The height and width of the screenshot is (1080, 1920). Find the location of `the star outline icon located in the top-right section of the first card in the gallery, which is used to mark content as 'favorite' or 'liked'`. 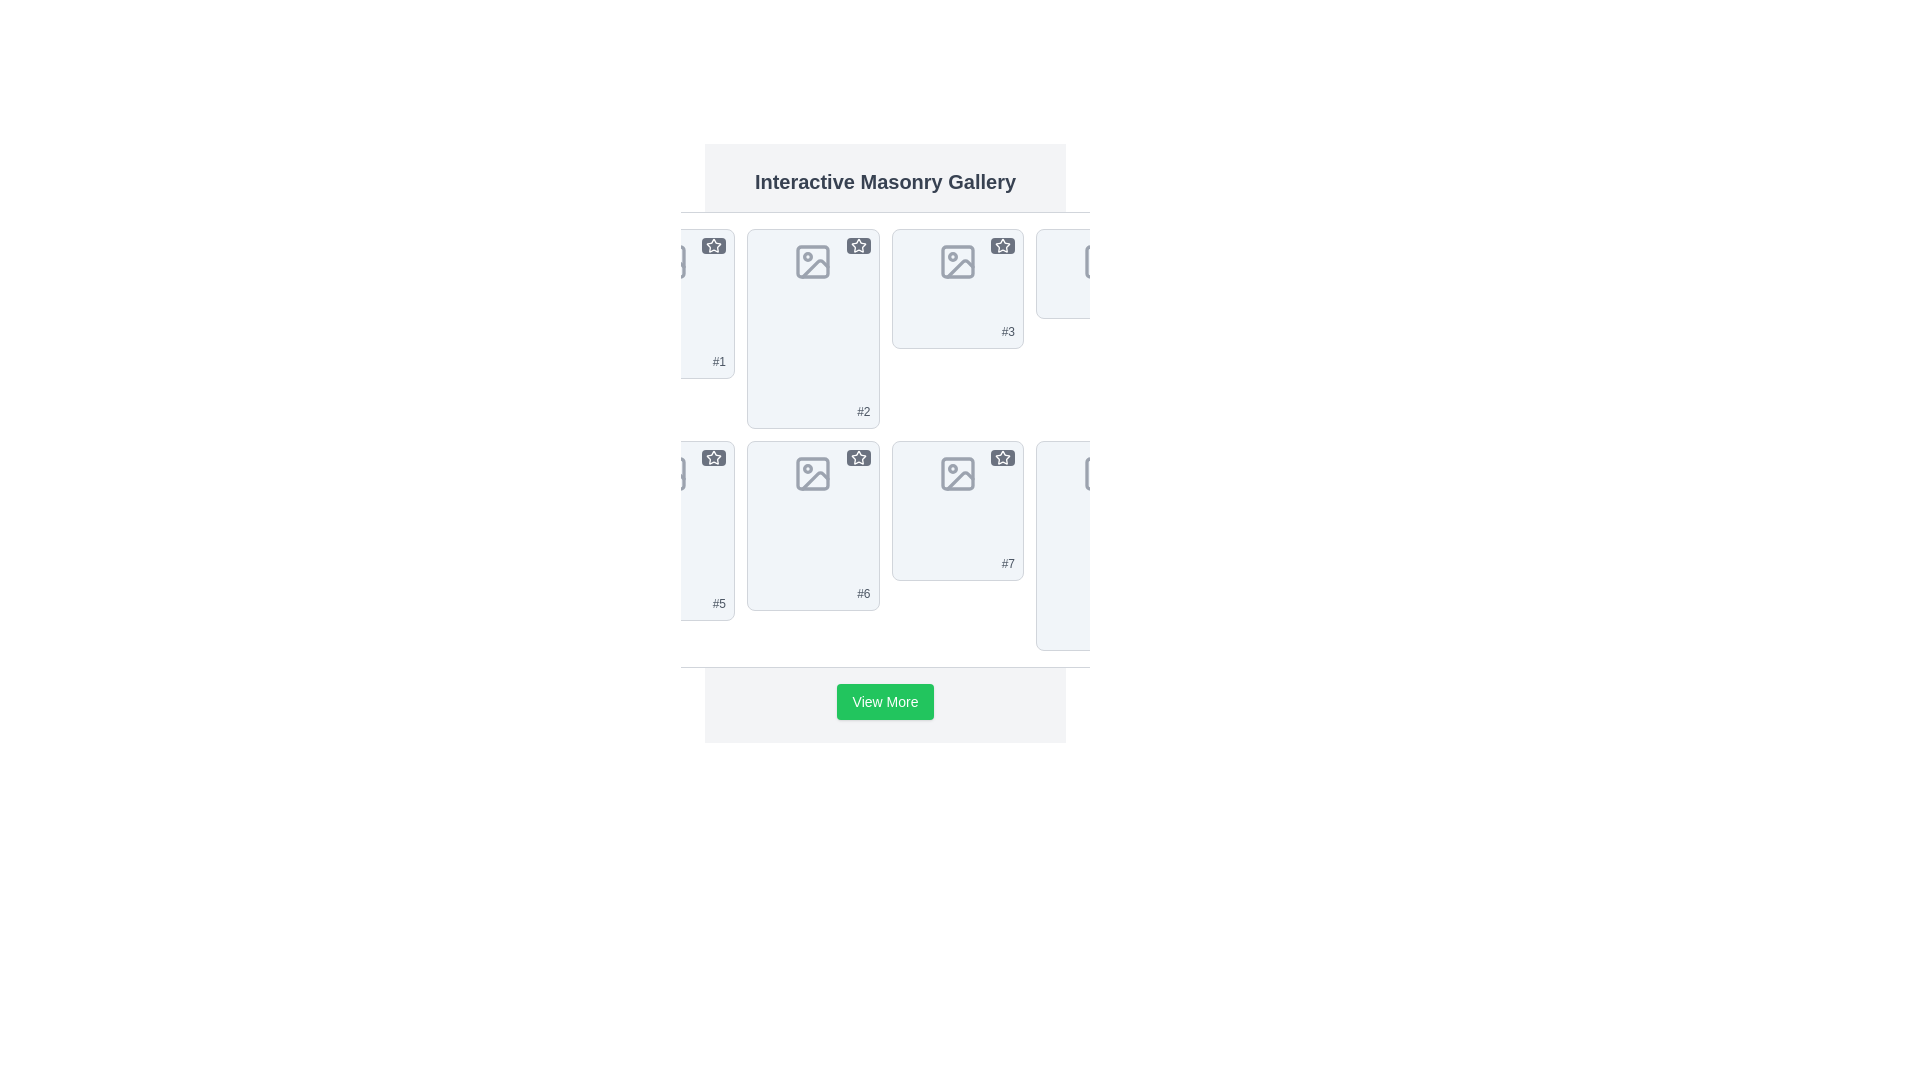

the star outline icon located in the top-right section of the first card in the gallery, which is used to mark content as 'favorite' or 'liked' is located at coordinates (714, 245).